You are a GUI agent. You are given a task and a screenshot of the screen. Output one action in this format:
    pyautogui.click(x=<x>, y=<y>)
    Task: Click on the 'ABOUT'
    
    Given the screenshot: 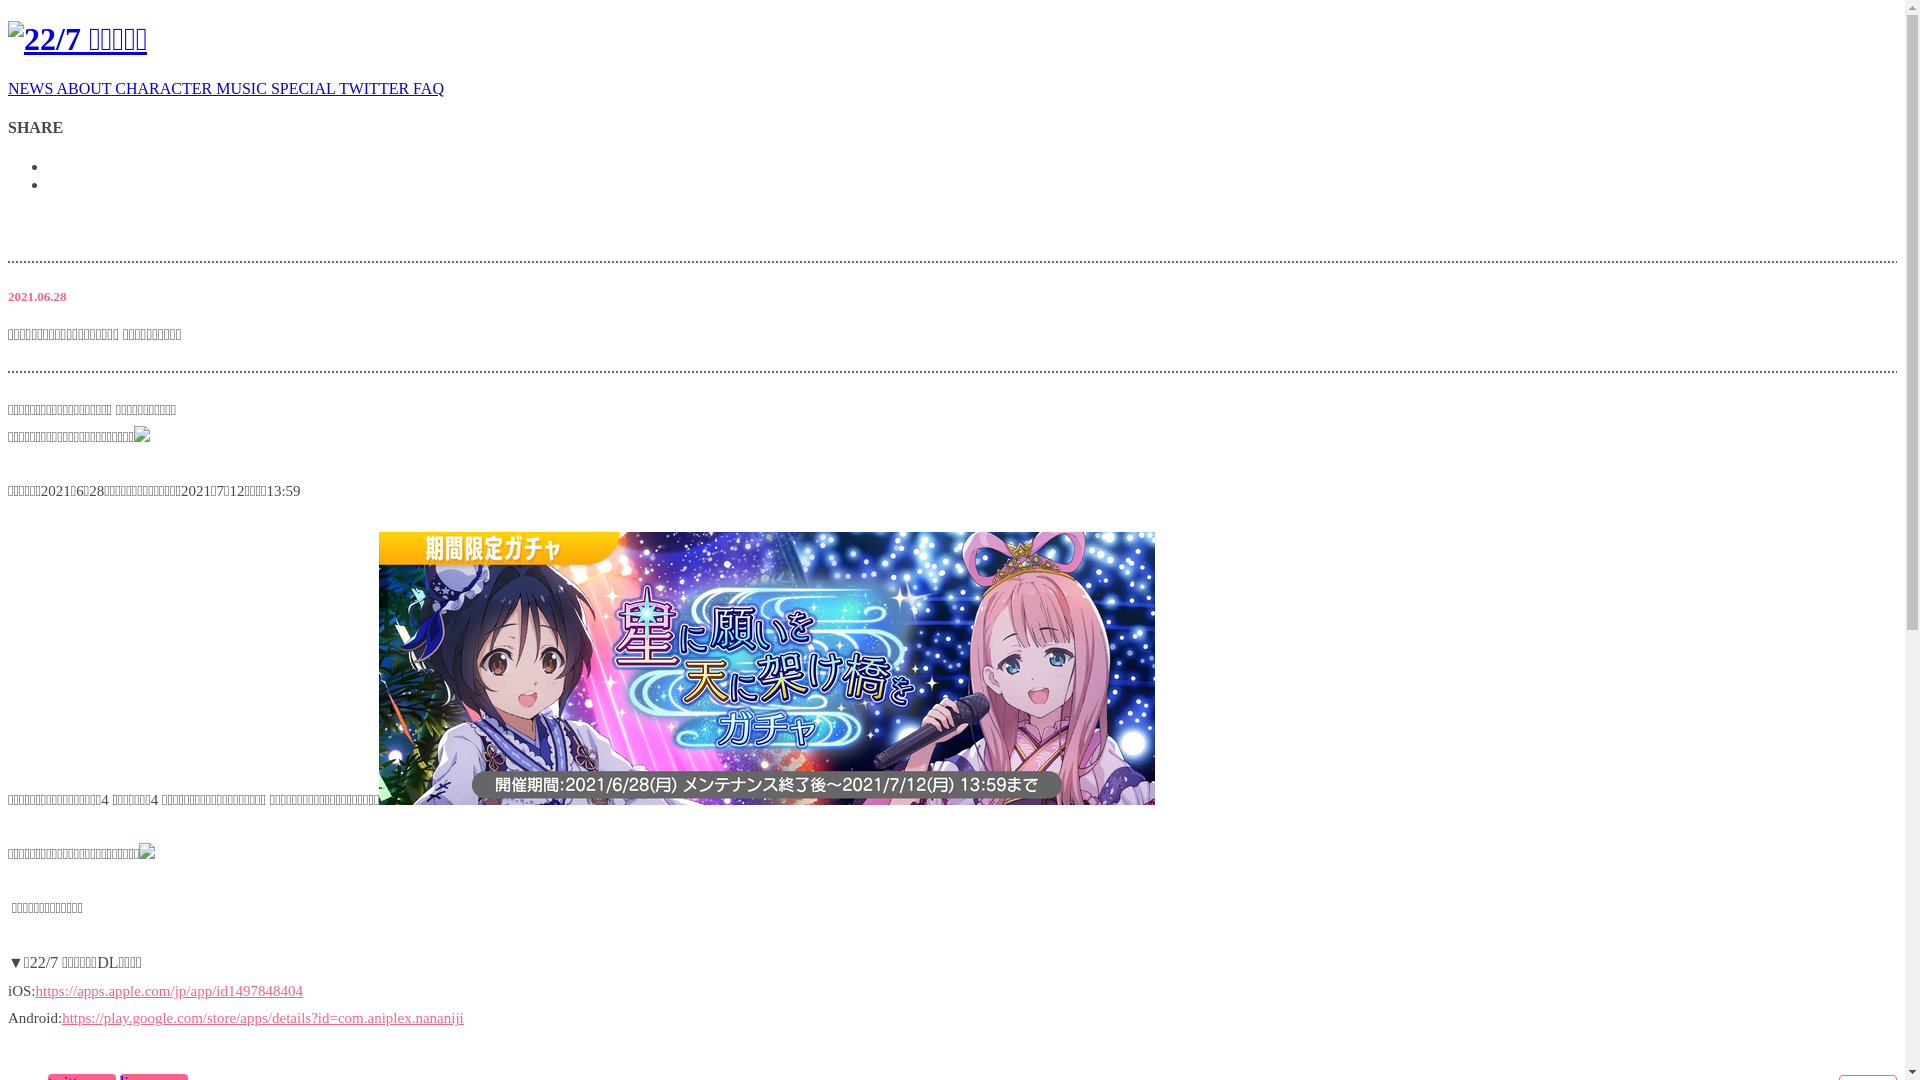 What is the action you would take?
    pyautogui.click(x=84, y=87)
    